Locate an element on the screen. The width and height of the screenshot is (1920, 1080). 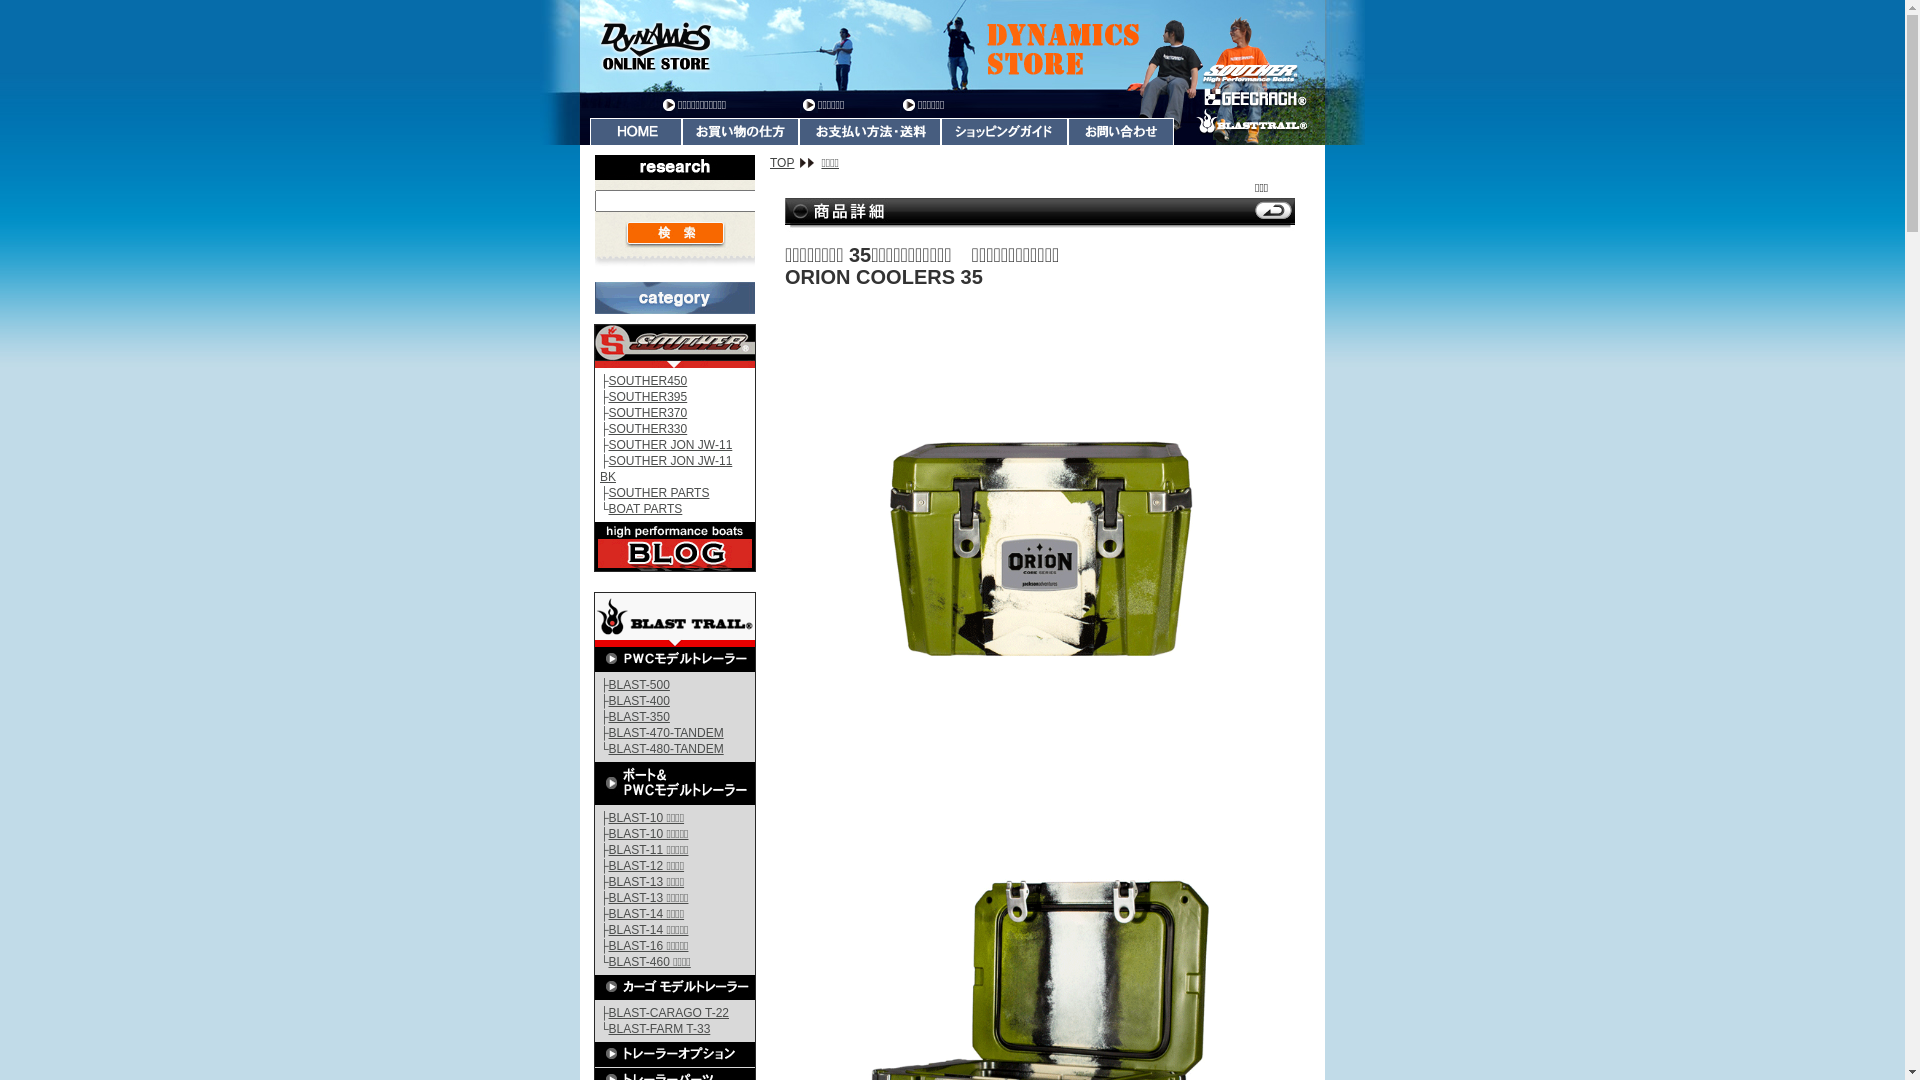
'SOUTHER JON JW-11' is located at coordinates (608, 443).